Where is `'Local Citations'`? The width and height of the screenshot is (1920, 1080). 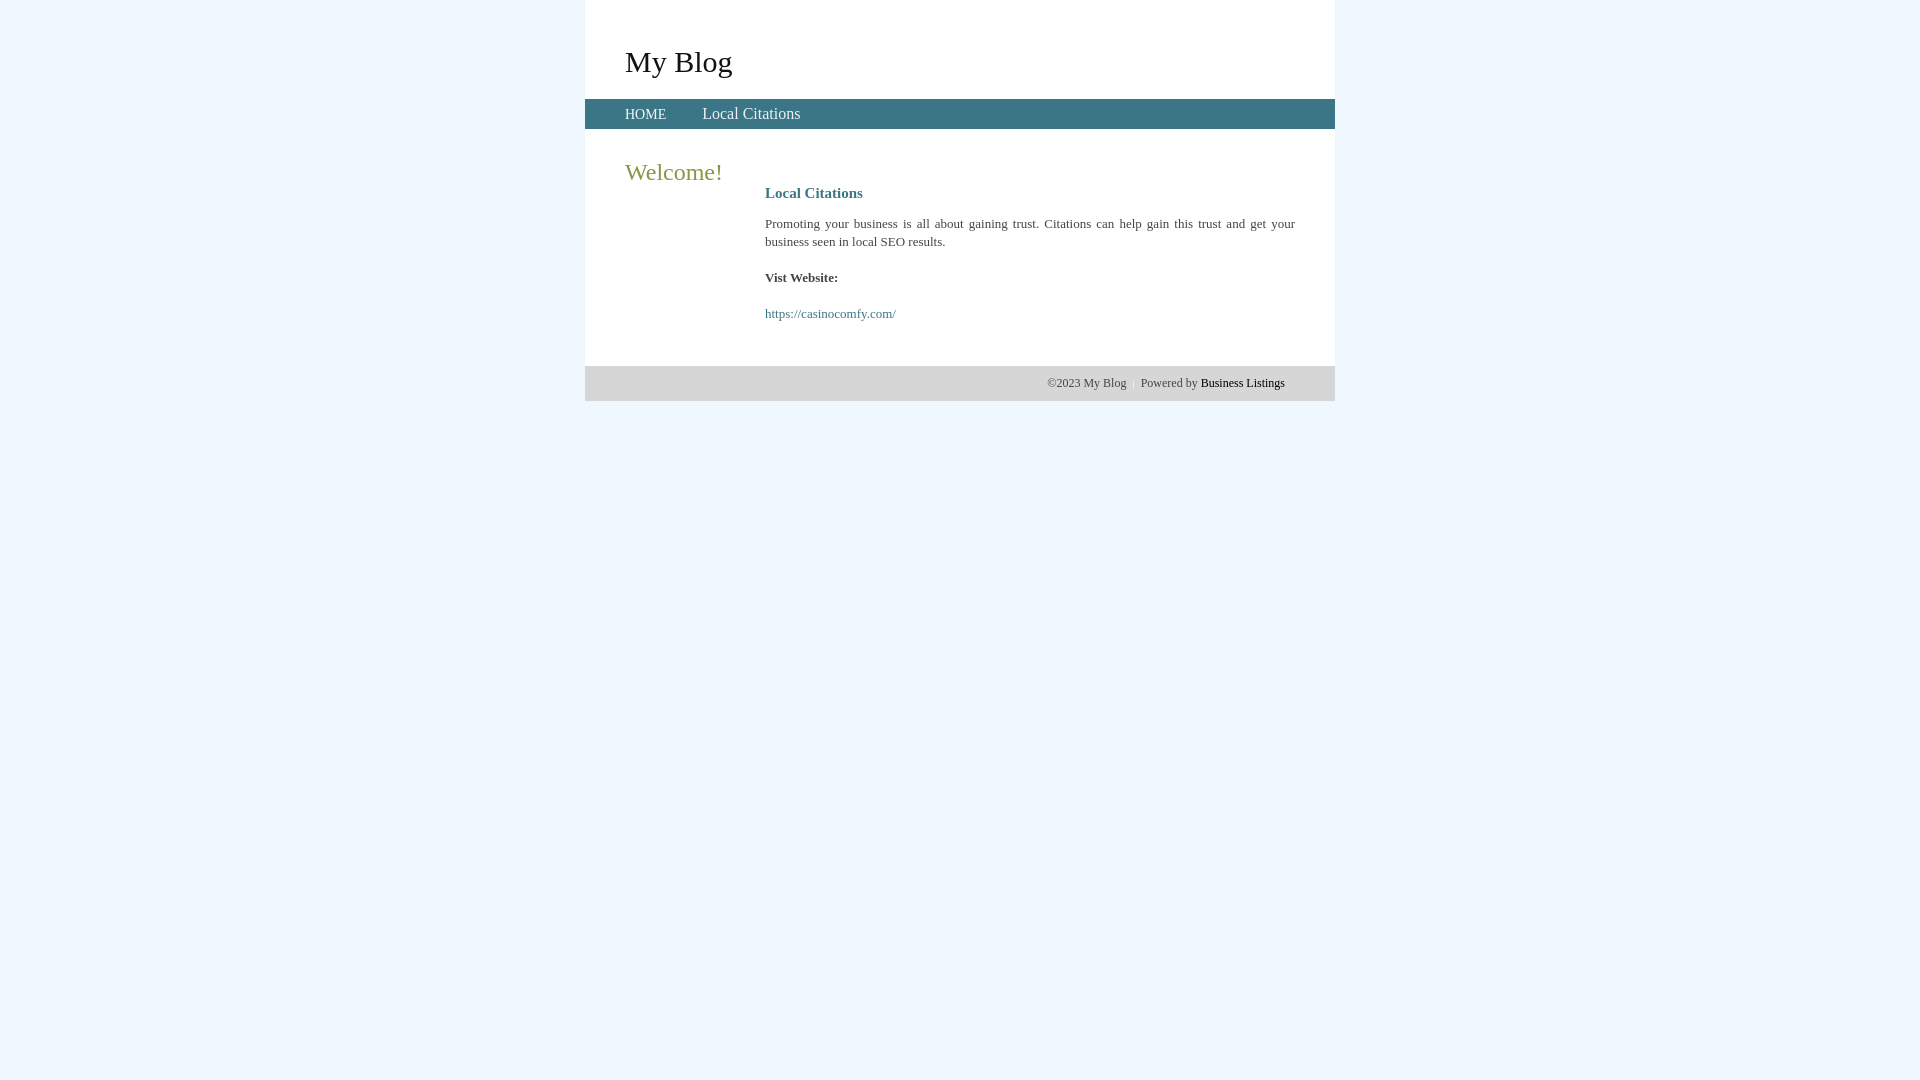 'Local Citations' is located at coordinates (701, 113).